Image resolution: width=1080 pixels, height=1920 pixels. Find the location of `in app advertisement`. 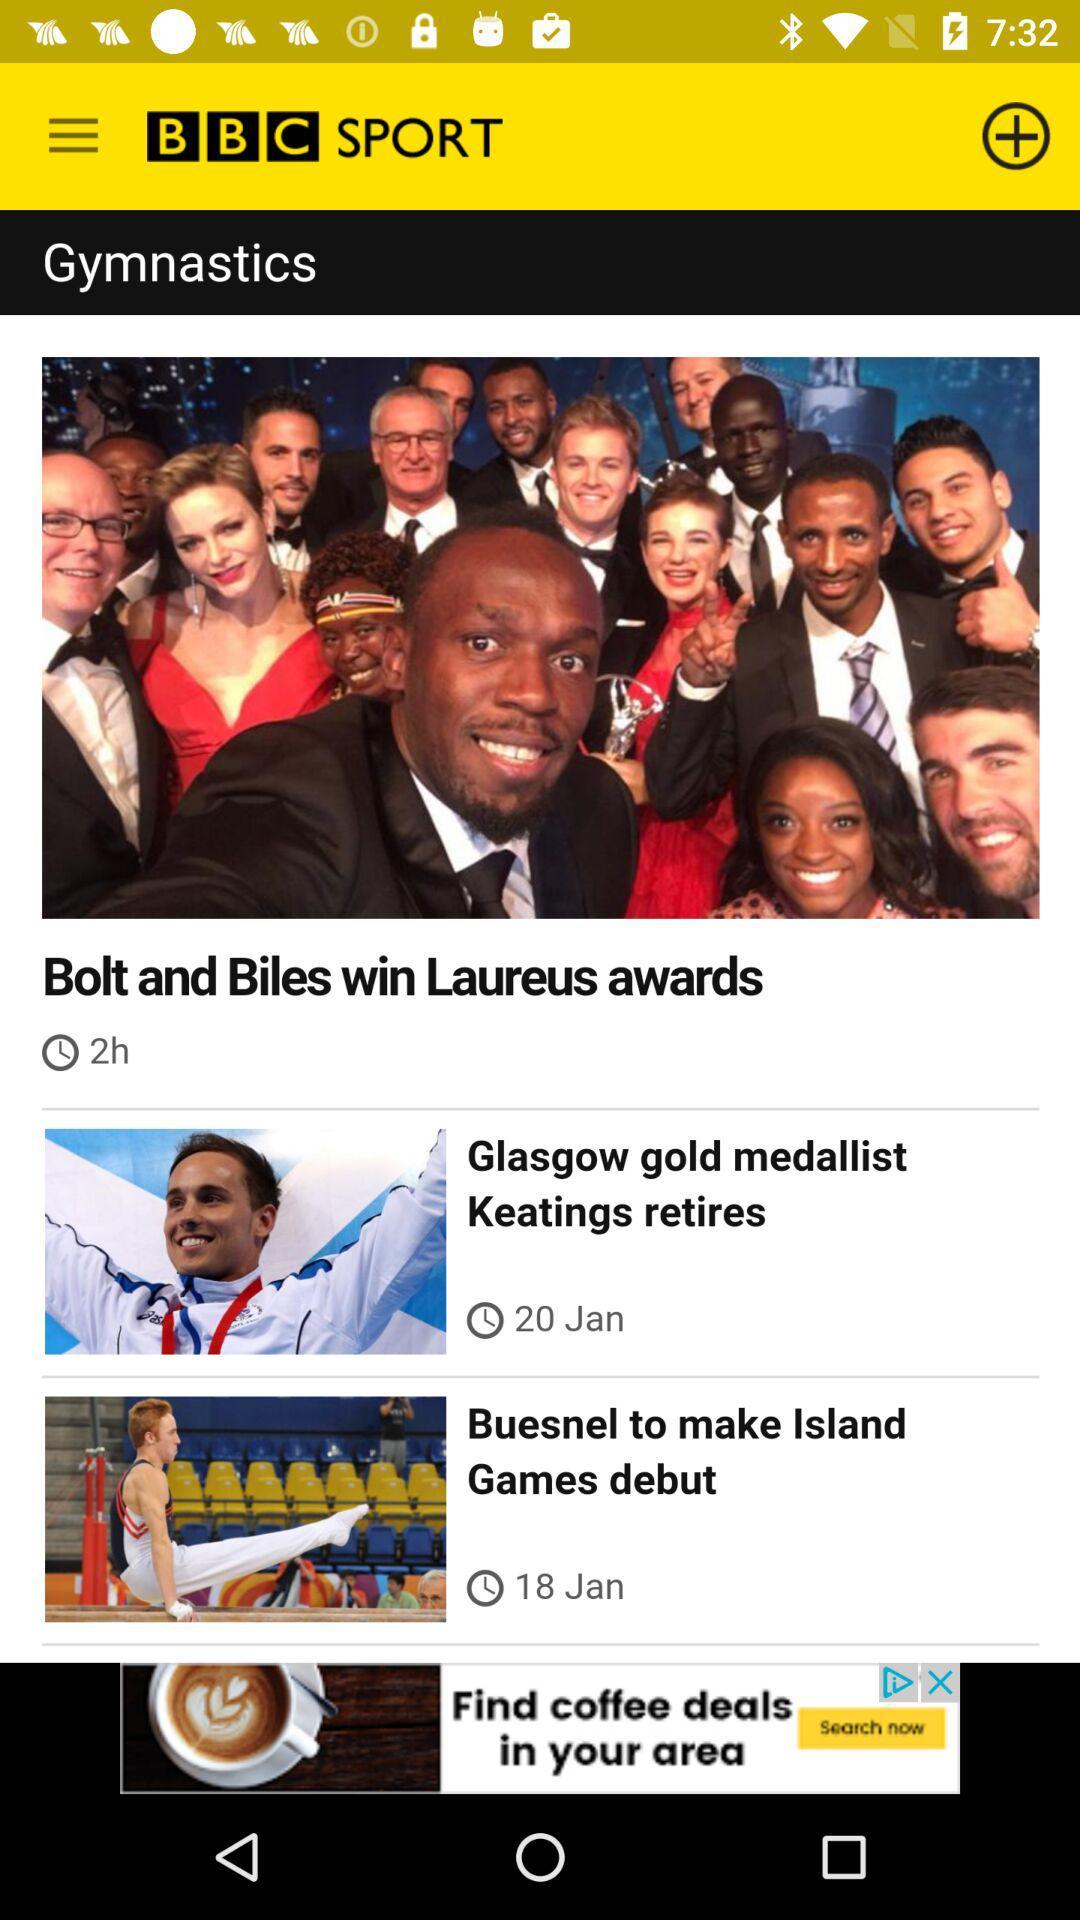

in app advertisement is located at coordinates (540, 1727).